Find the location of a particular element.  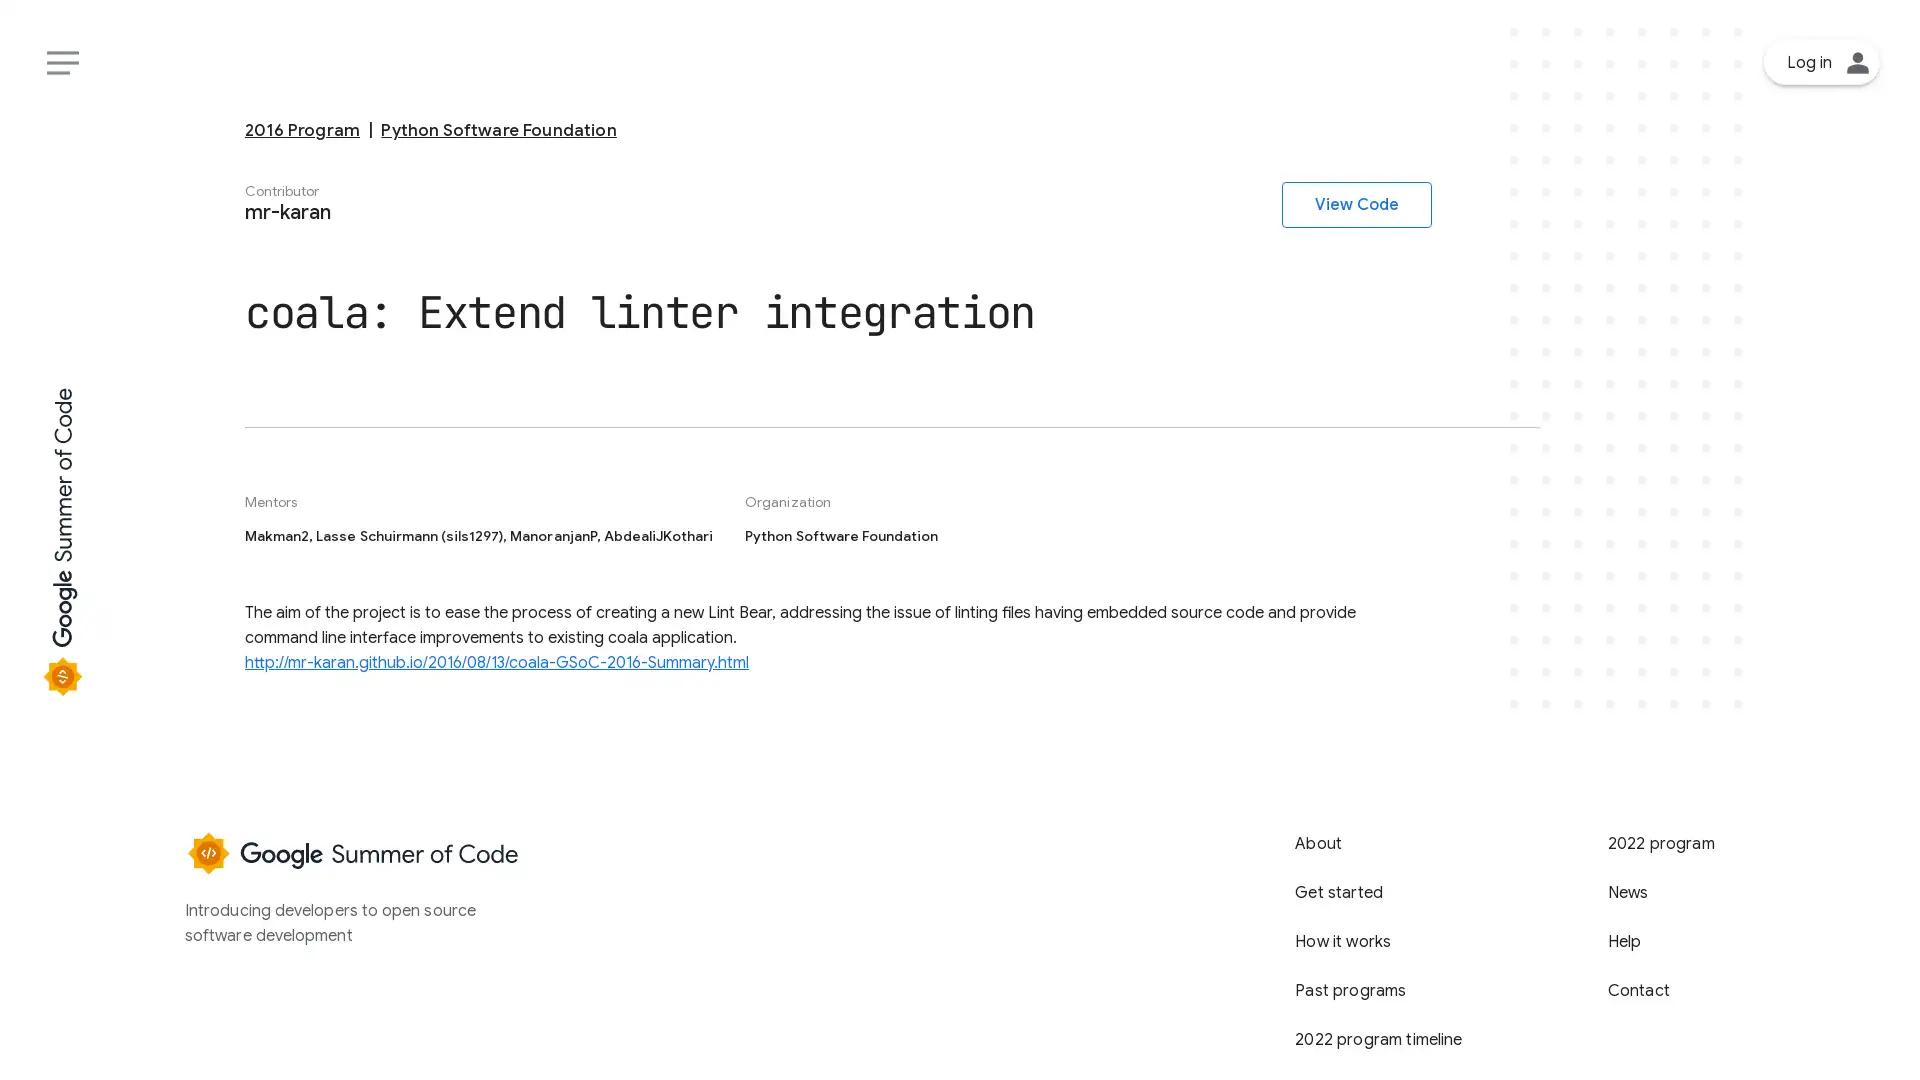

Log in is located at coordinates (1822, 61).